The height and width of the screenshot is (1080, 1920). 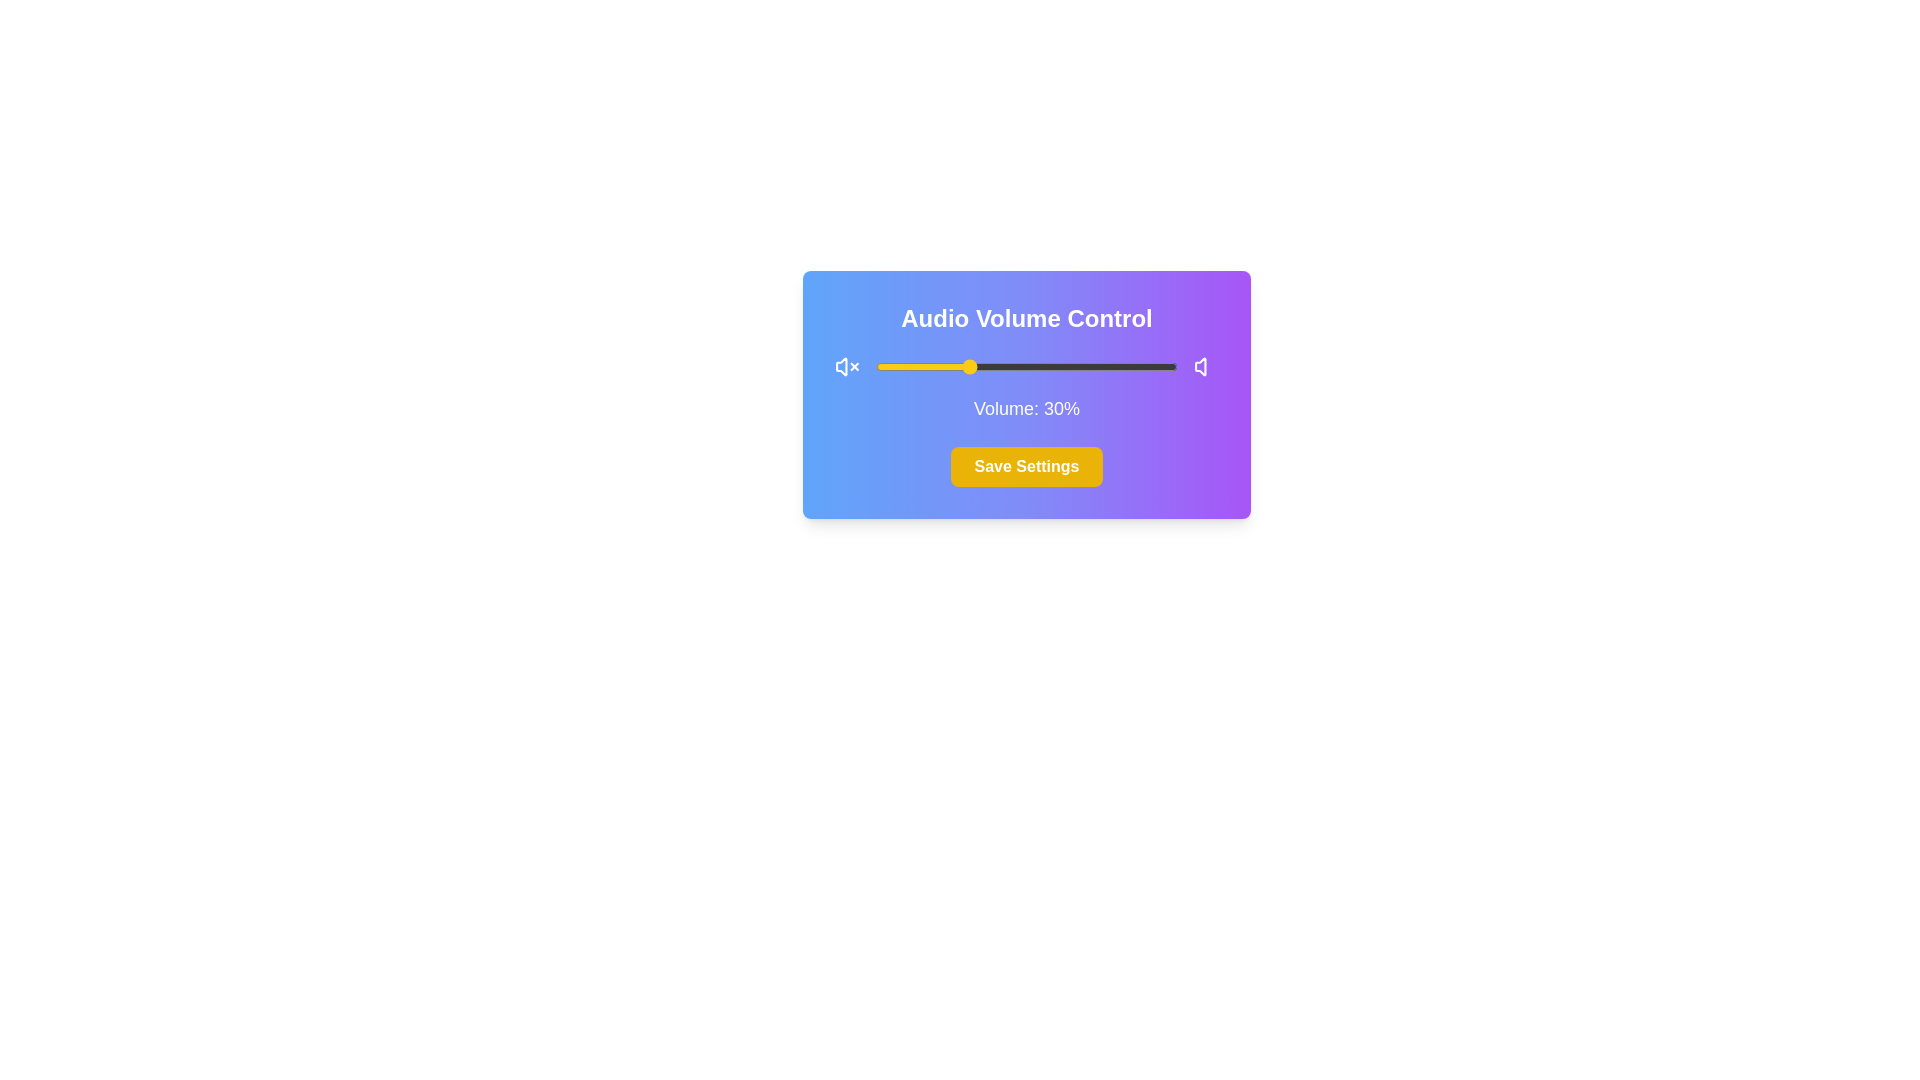 What do you see at coordinates (1027, 466) in the screenshot?
I see `'Save Settings' button to save the current audio volume settings` at bounding box center [1027, 466].